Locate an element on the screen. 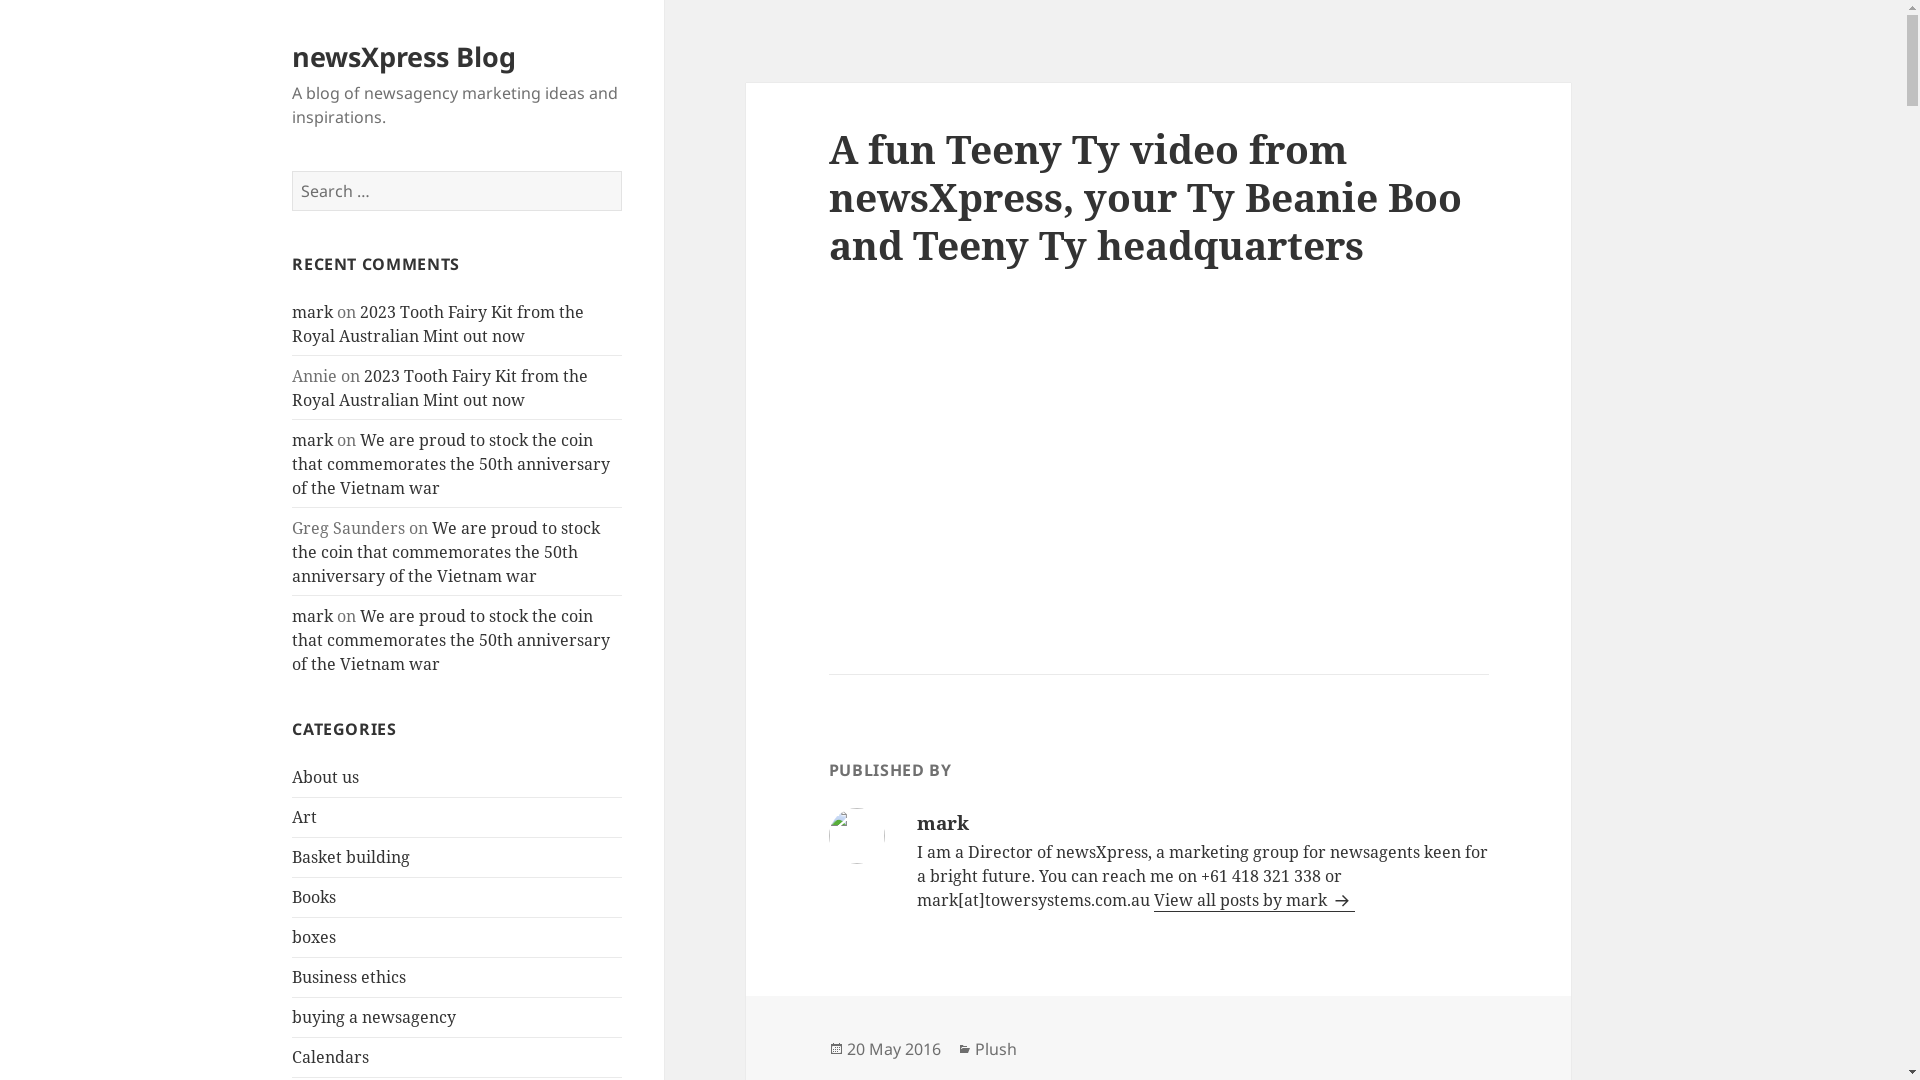  'Business ethics' is located at coordinates (349, 975).